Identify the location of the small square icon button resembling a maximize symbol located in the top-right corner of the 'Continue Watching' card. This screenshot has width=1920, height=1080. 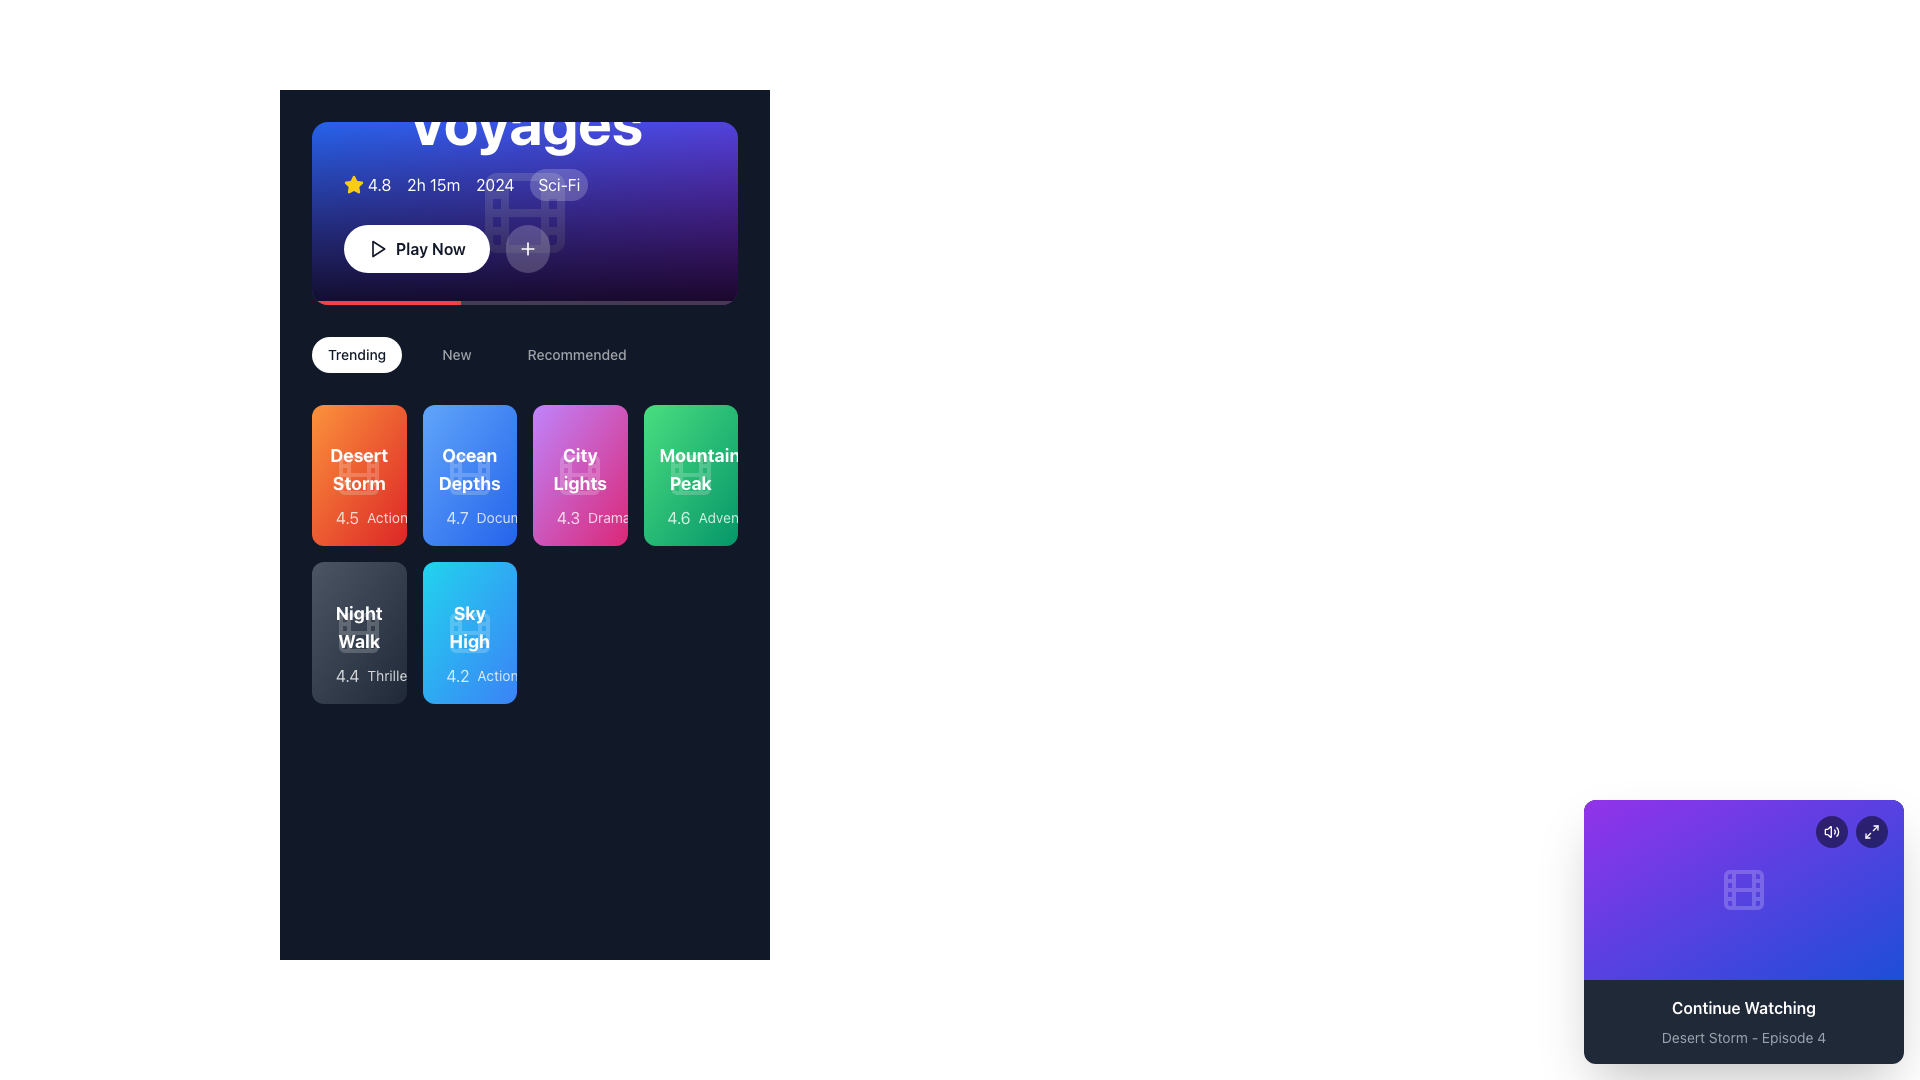
(1871, 832).